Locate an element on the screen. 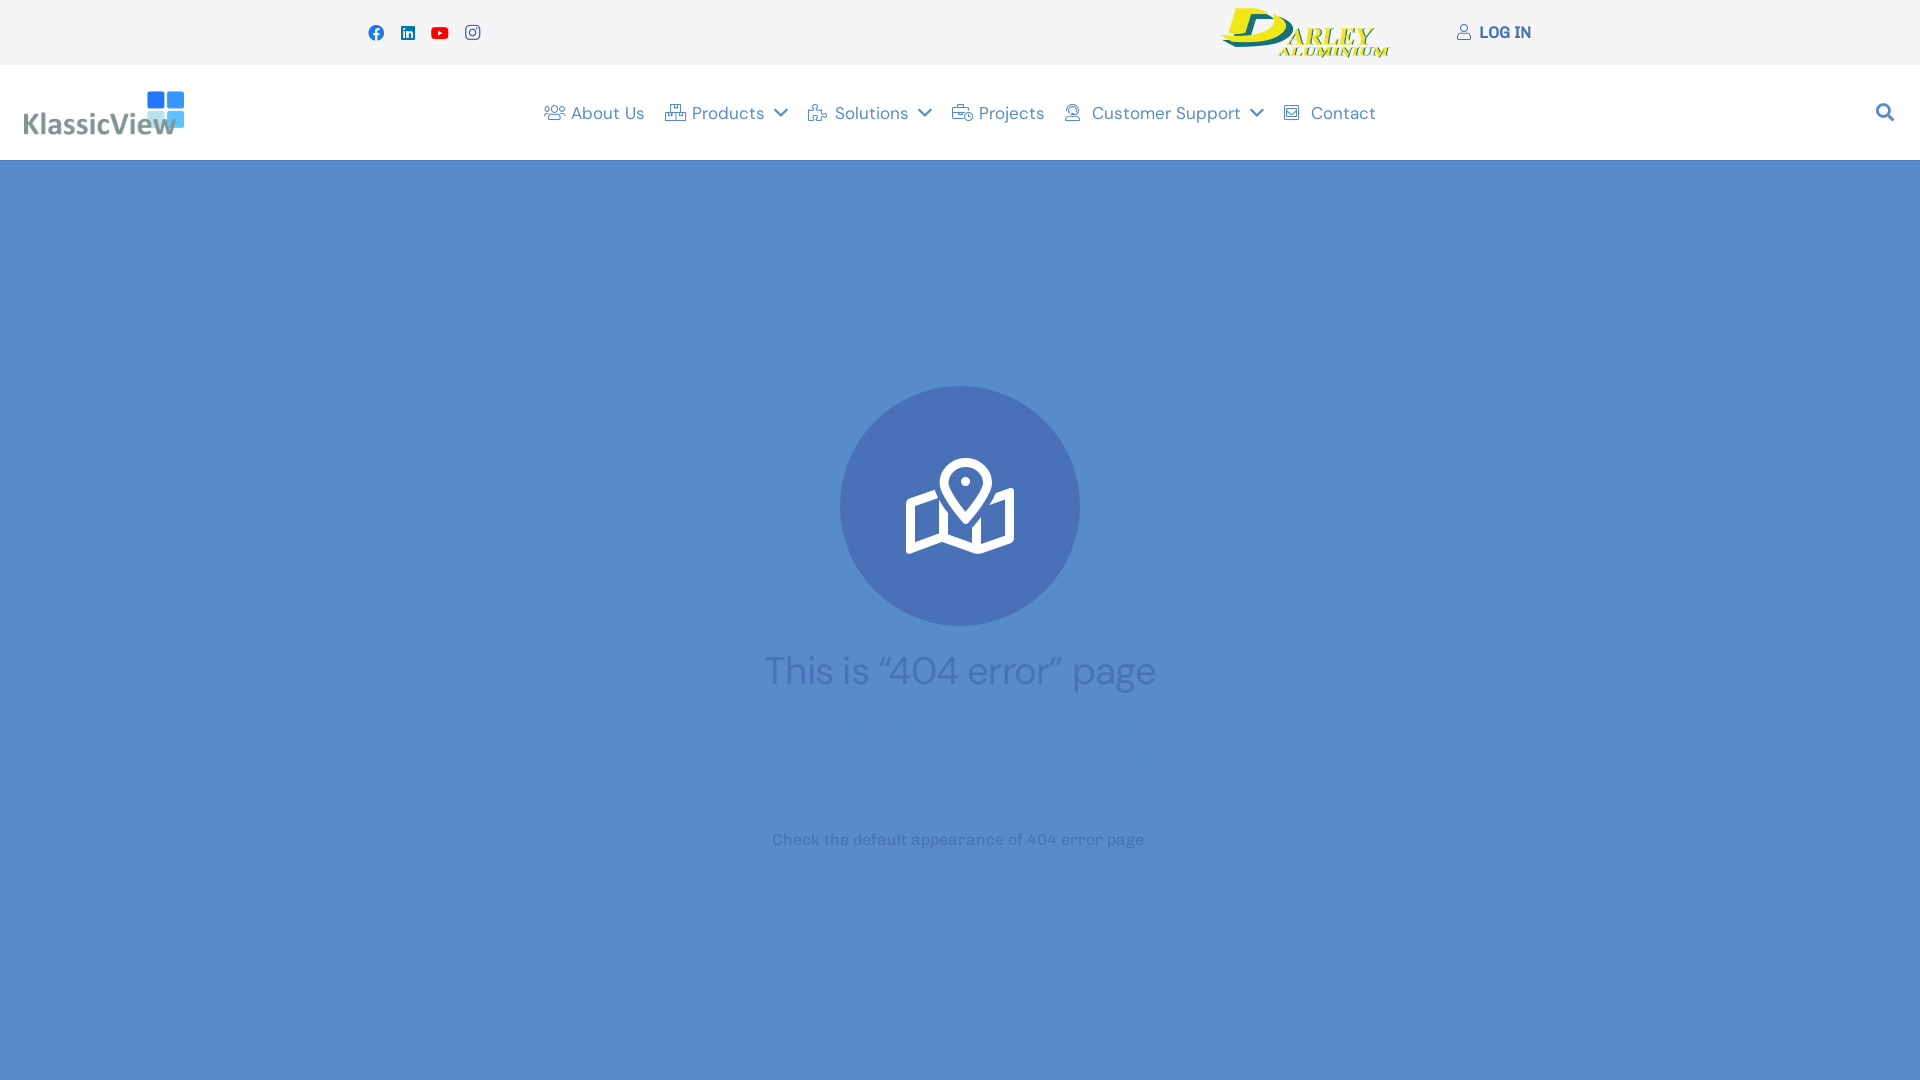 The image size is (1920, 1080). 'LOG IN' is located at coordinates (1493, 32).